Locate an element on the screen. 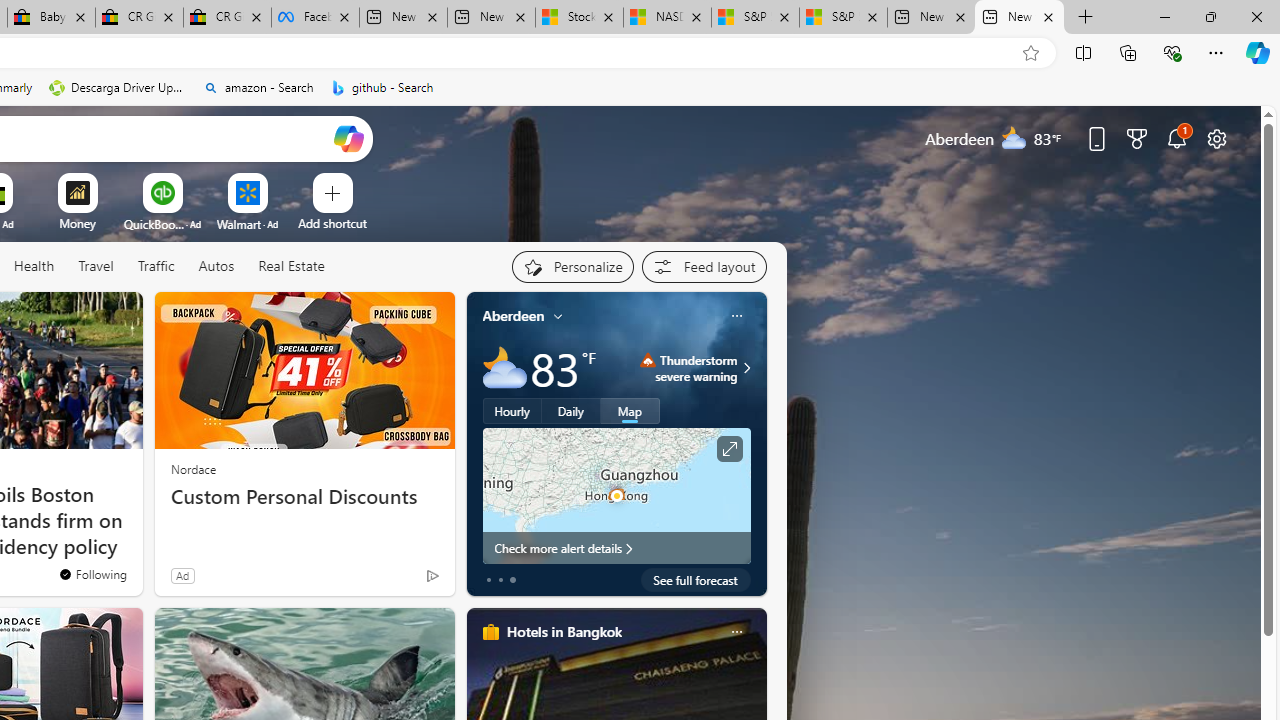 The width and height of the screenshot is (1280, 720). 'tab-2' is located at coordinates (512, 579).